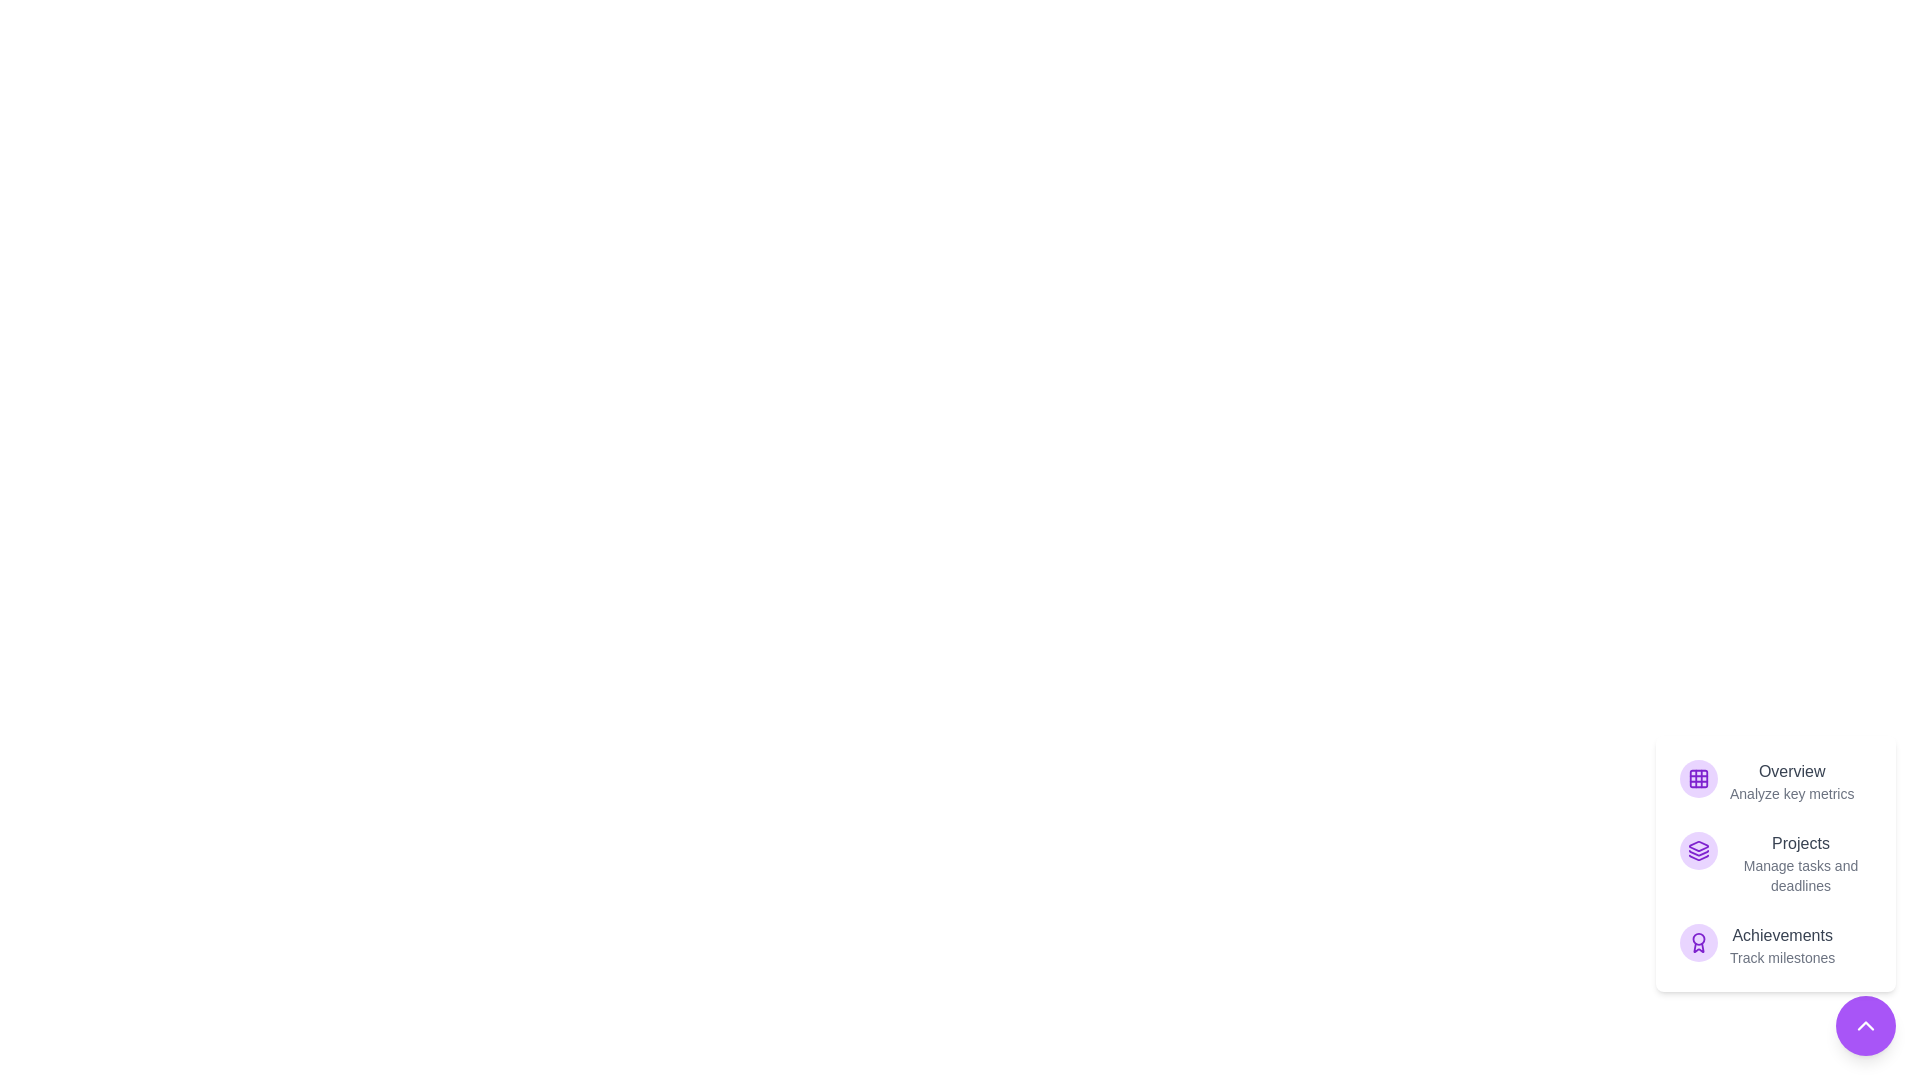 Image resolution: width=1920 pixels, height=1080 pixels. Describe the element at coordinates (1776, 863) in the screenshot. I see `the quick access item Projects` at that location.